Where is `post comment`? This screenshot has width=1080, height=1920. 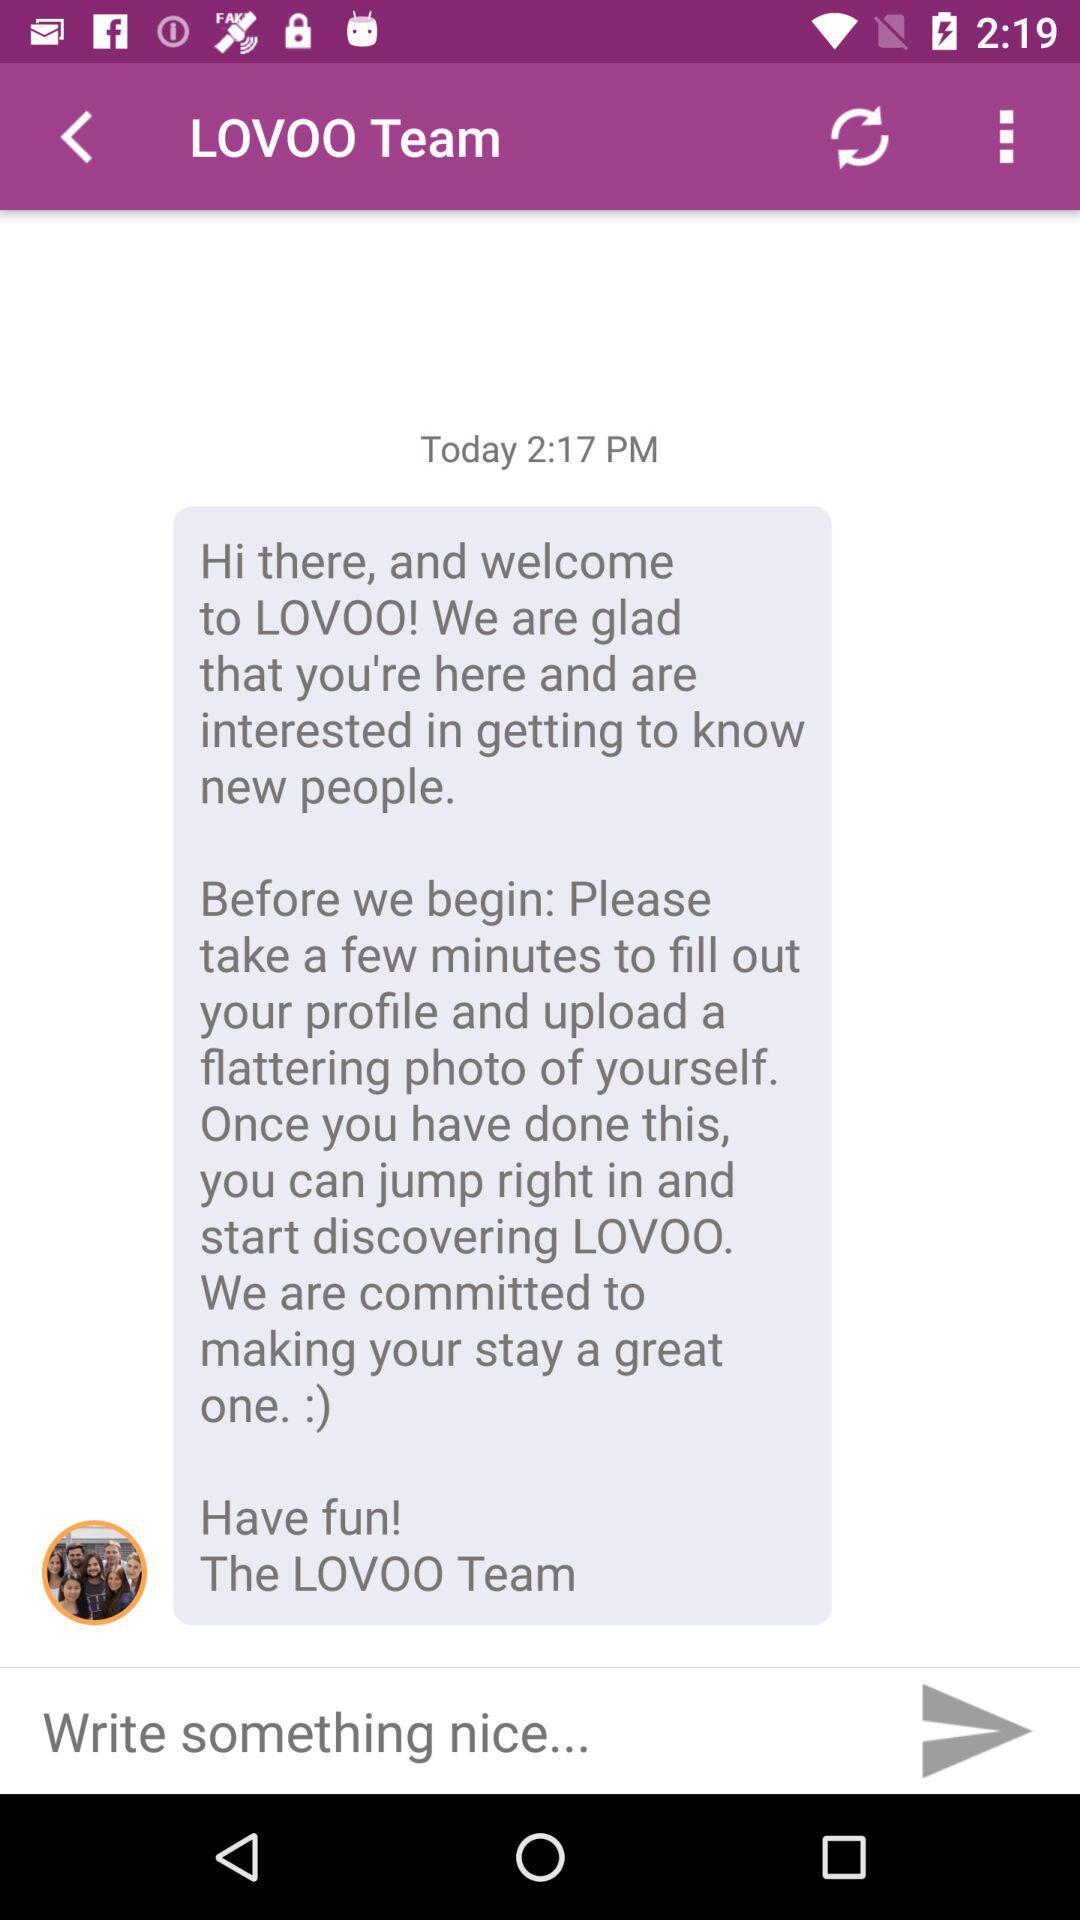 post comment is located at coordinates (974, 1730).